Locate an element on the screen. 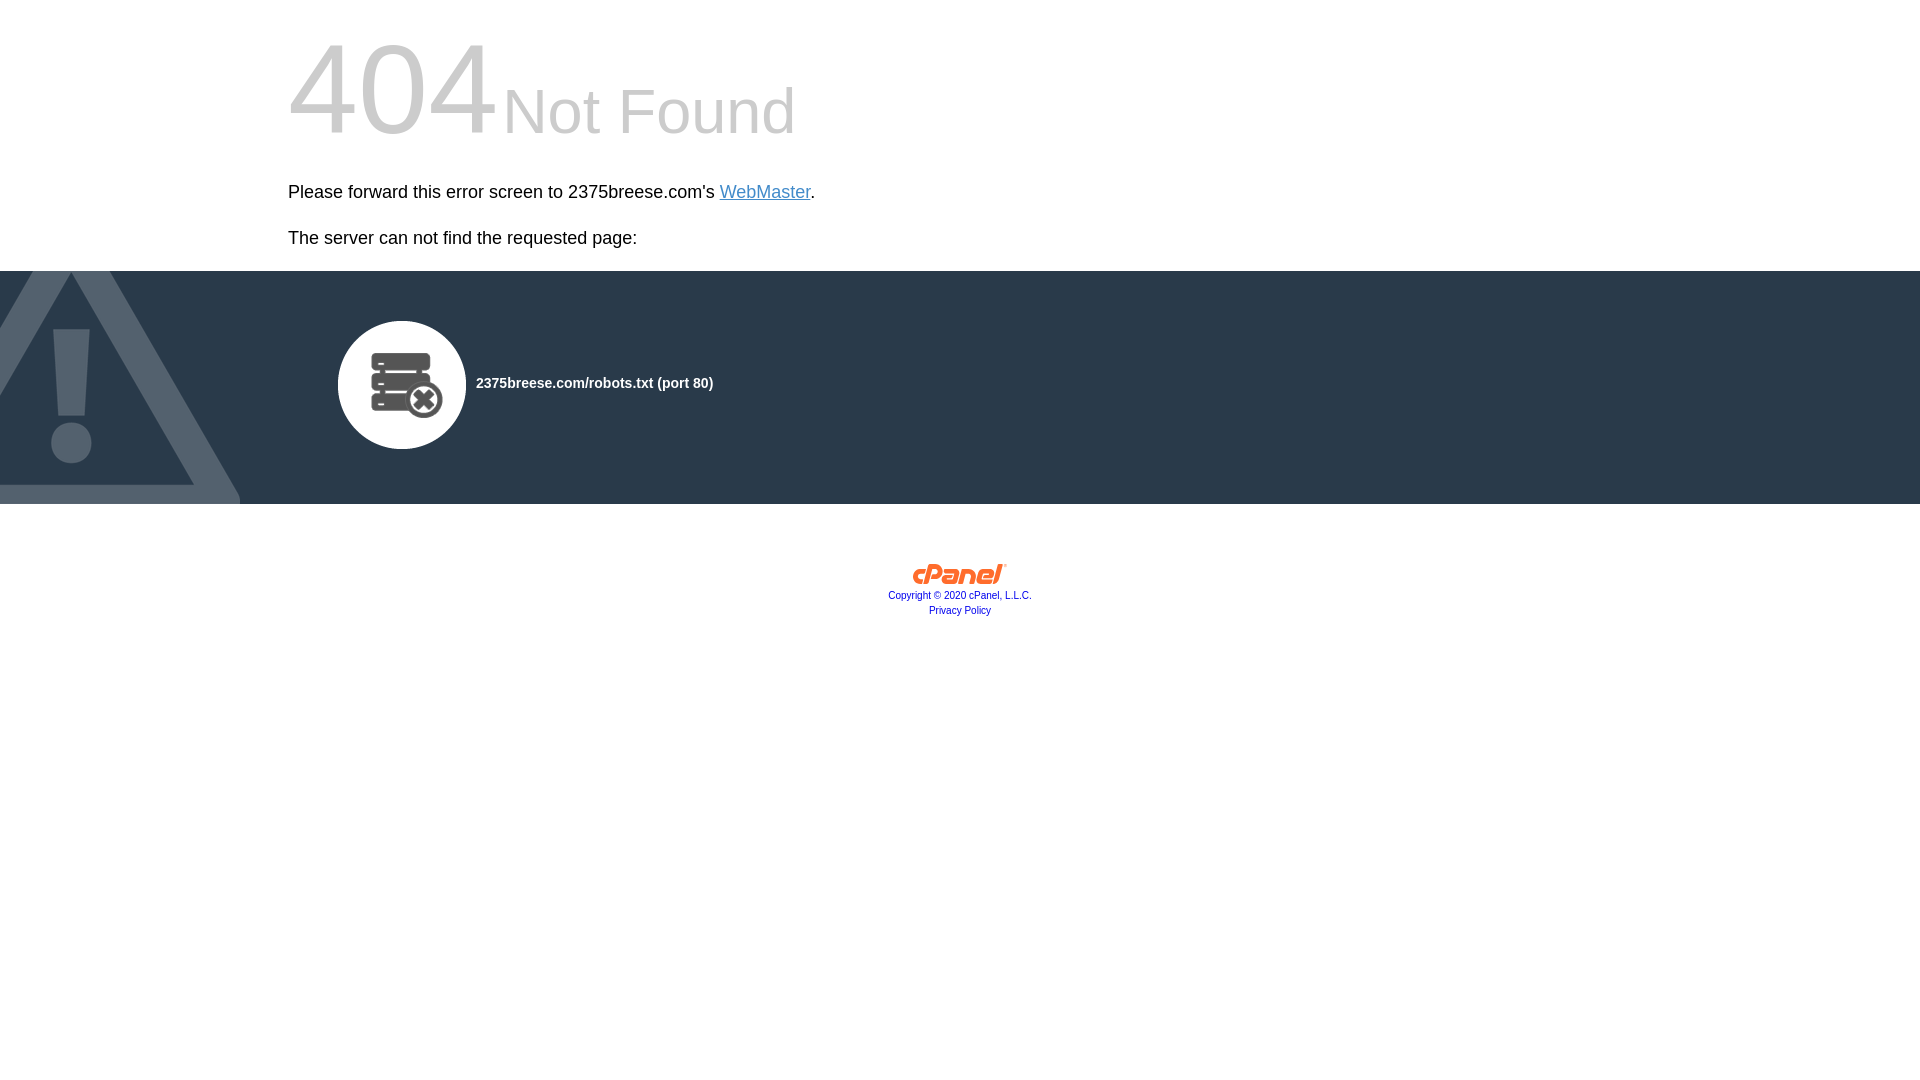 The height and width of the screenshot is (1080, 1920). 'WebMaster' is located at coordinates (764, 192).